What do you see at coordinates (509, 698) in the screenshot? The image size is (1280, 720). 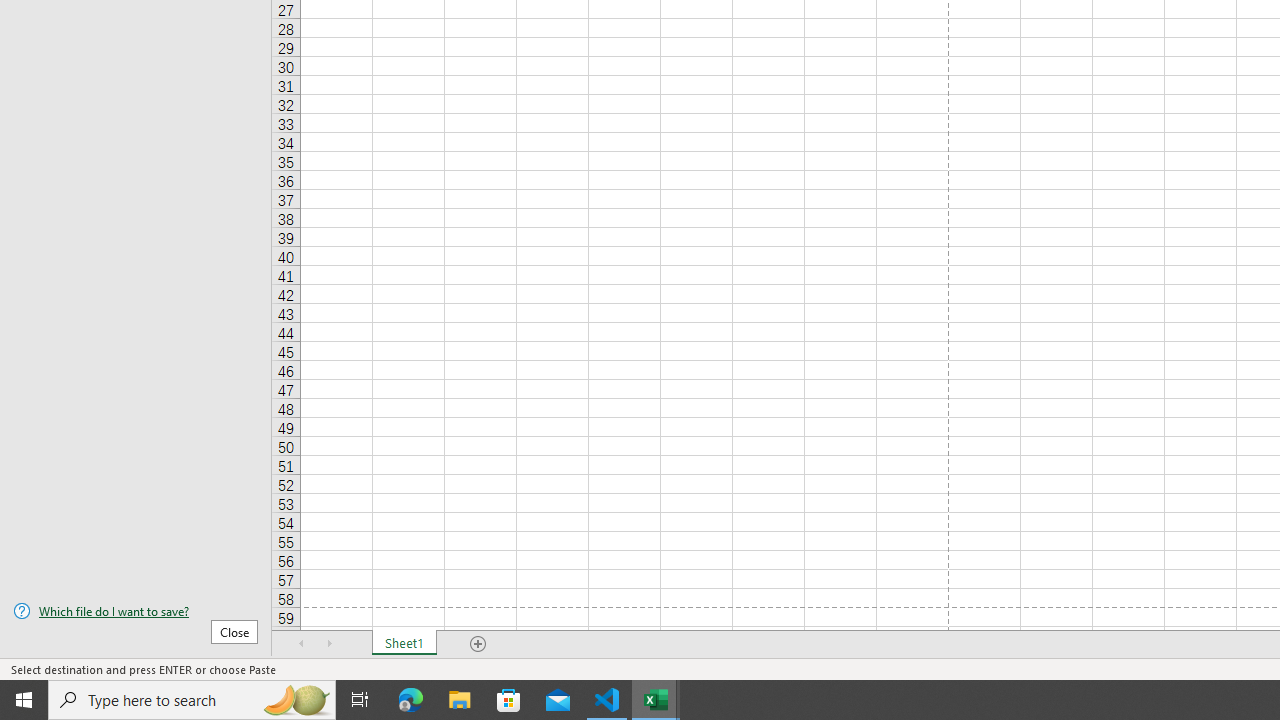 I see `'Microsoft Store'` at bounding box center [509, 698].